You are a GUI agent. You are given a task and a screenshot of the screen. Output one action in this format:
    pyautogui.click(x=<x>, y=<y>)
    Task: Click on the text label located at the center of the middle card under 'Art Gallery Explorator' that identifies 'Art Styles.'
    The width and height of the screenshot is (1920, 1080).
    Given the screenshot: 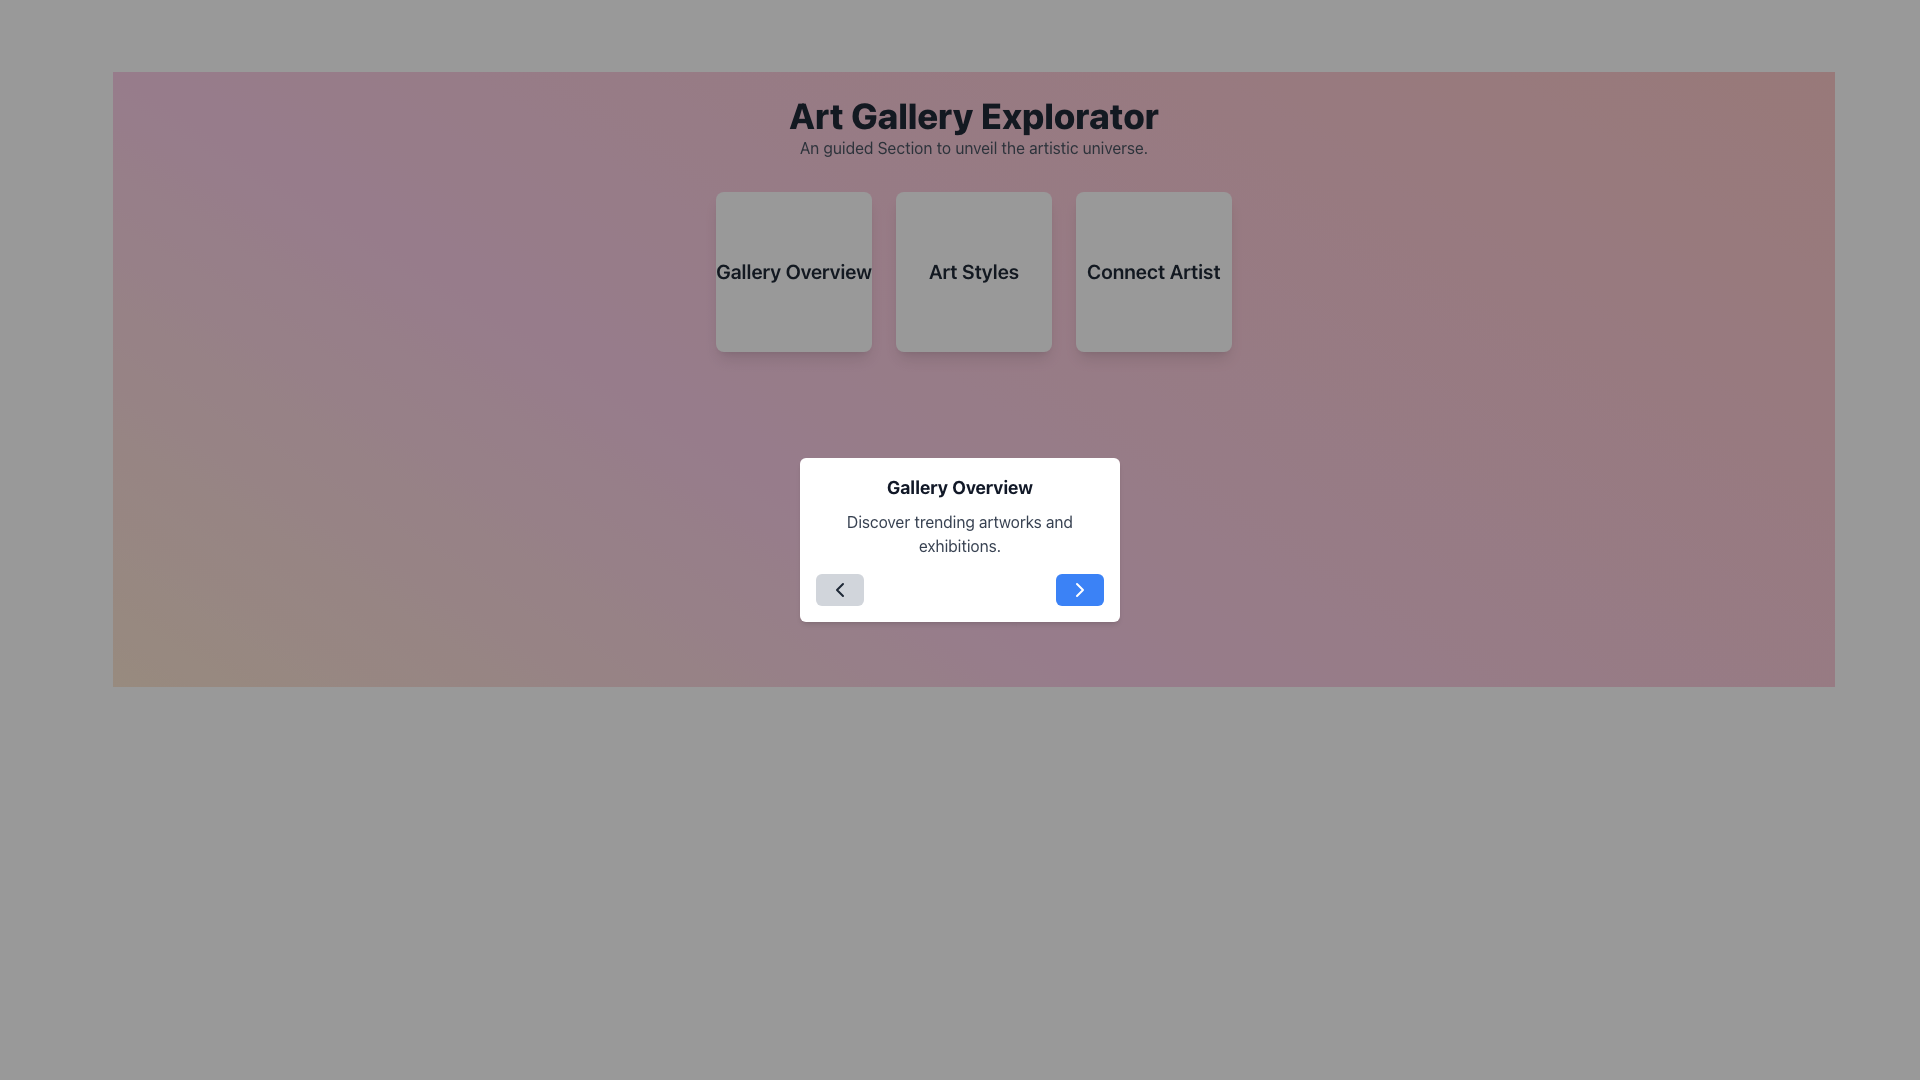 What is the action you would take?
    pyautogui.click(x=974, y=272)
    